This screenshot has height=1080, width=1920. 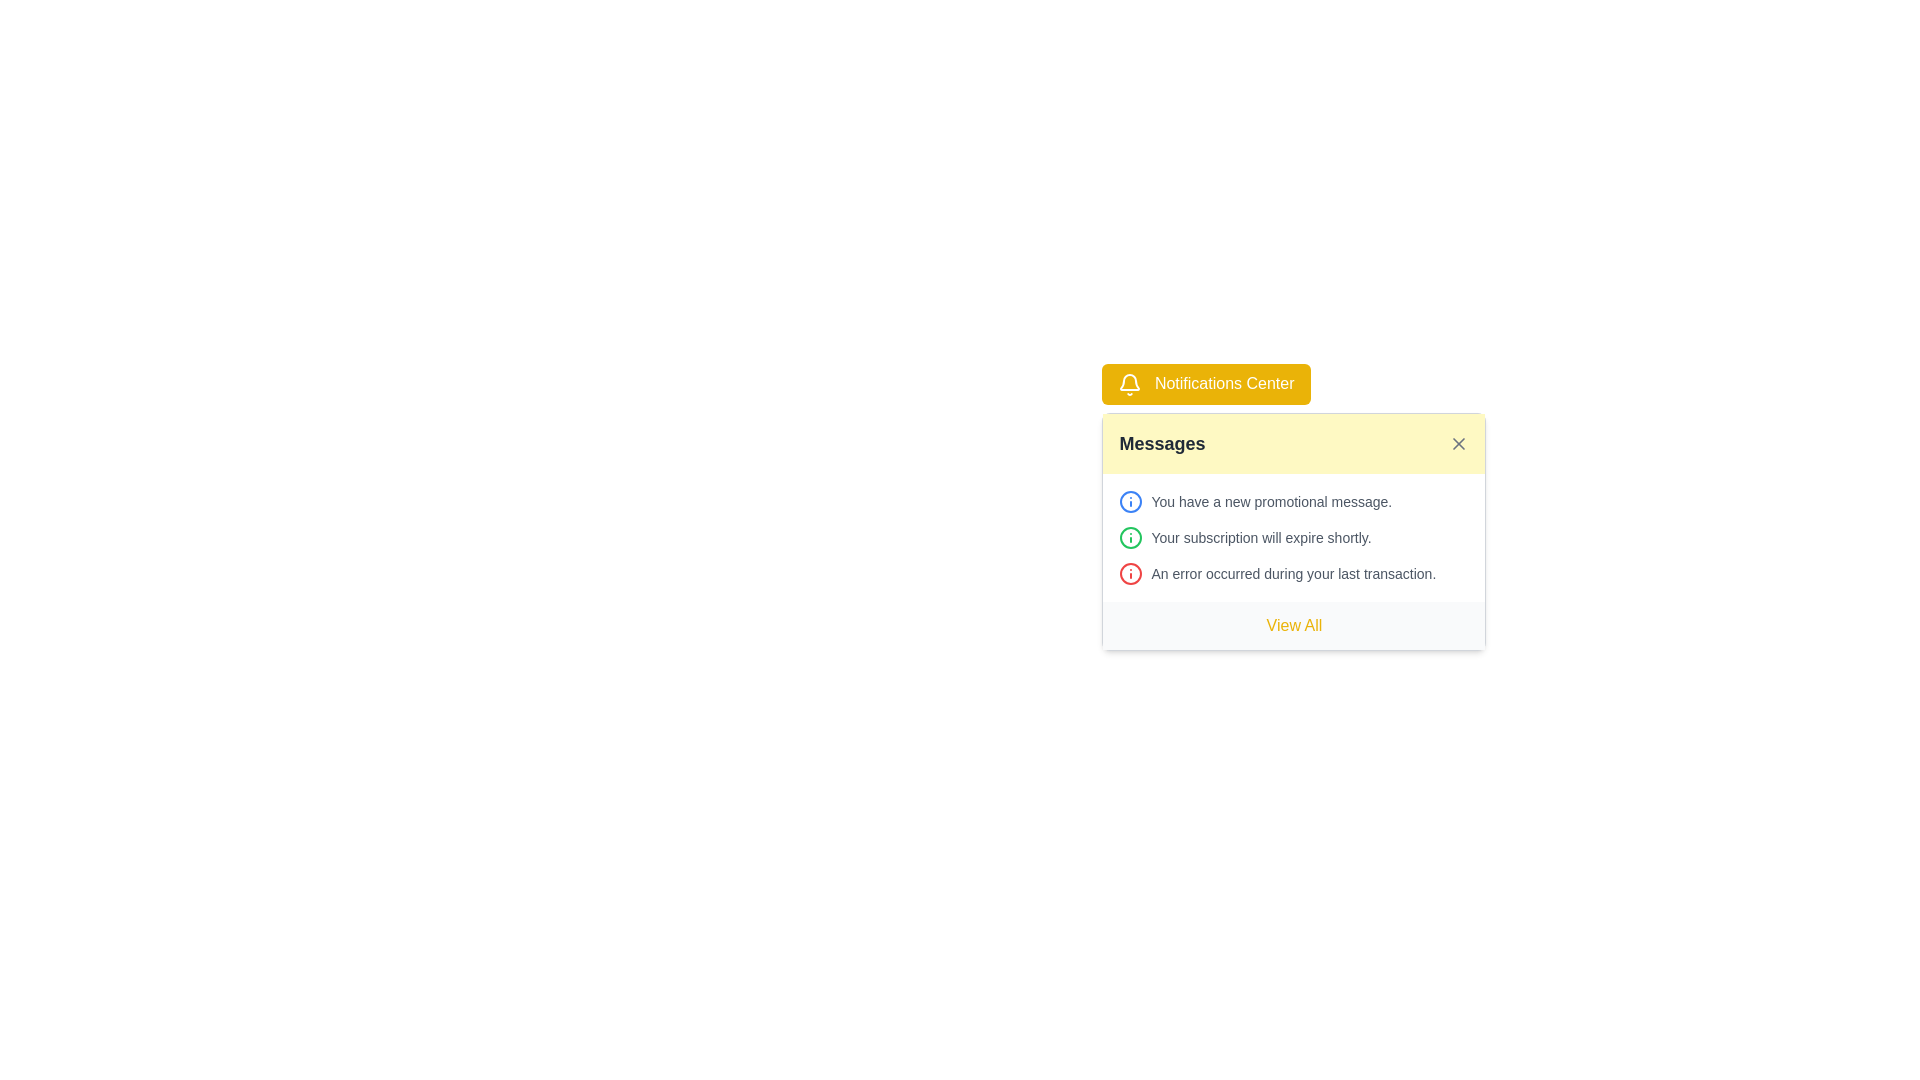 What do you see at coordinates (1459, 442) in the screenshot?
I see `the close button, which is a gray cross icon located at the top-right corner of the notification panel` at bounding box center [1459, 442].